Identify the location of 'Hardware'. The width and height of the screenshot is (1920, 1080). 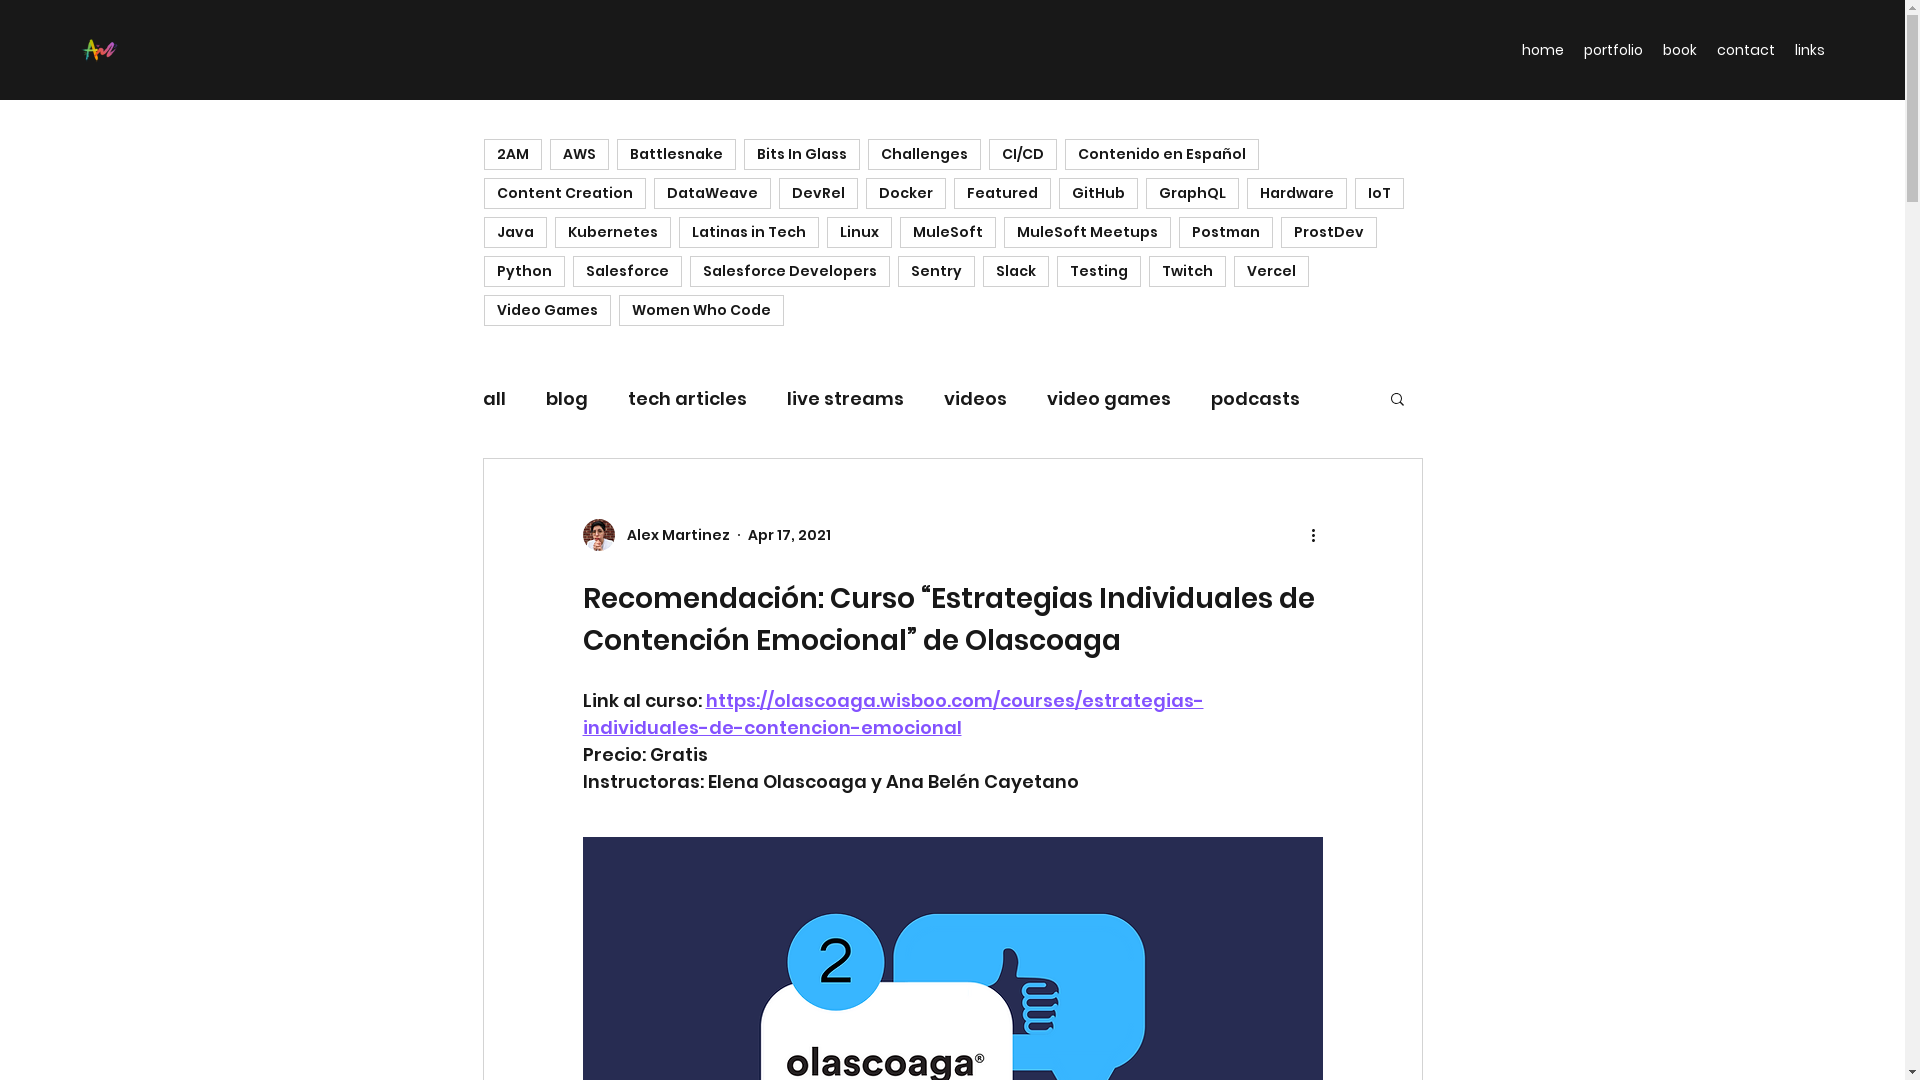
(1245, 193).